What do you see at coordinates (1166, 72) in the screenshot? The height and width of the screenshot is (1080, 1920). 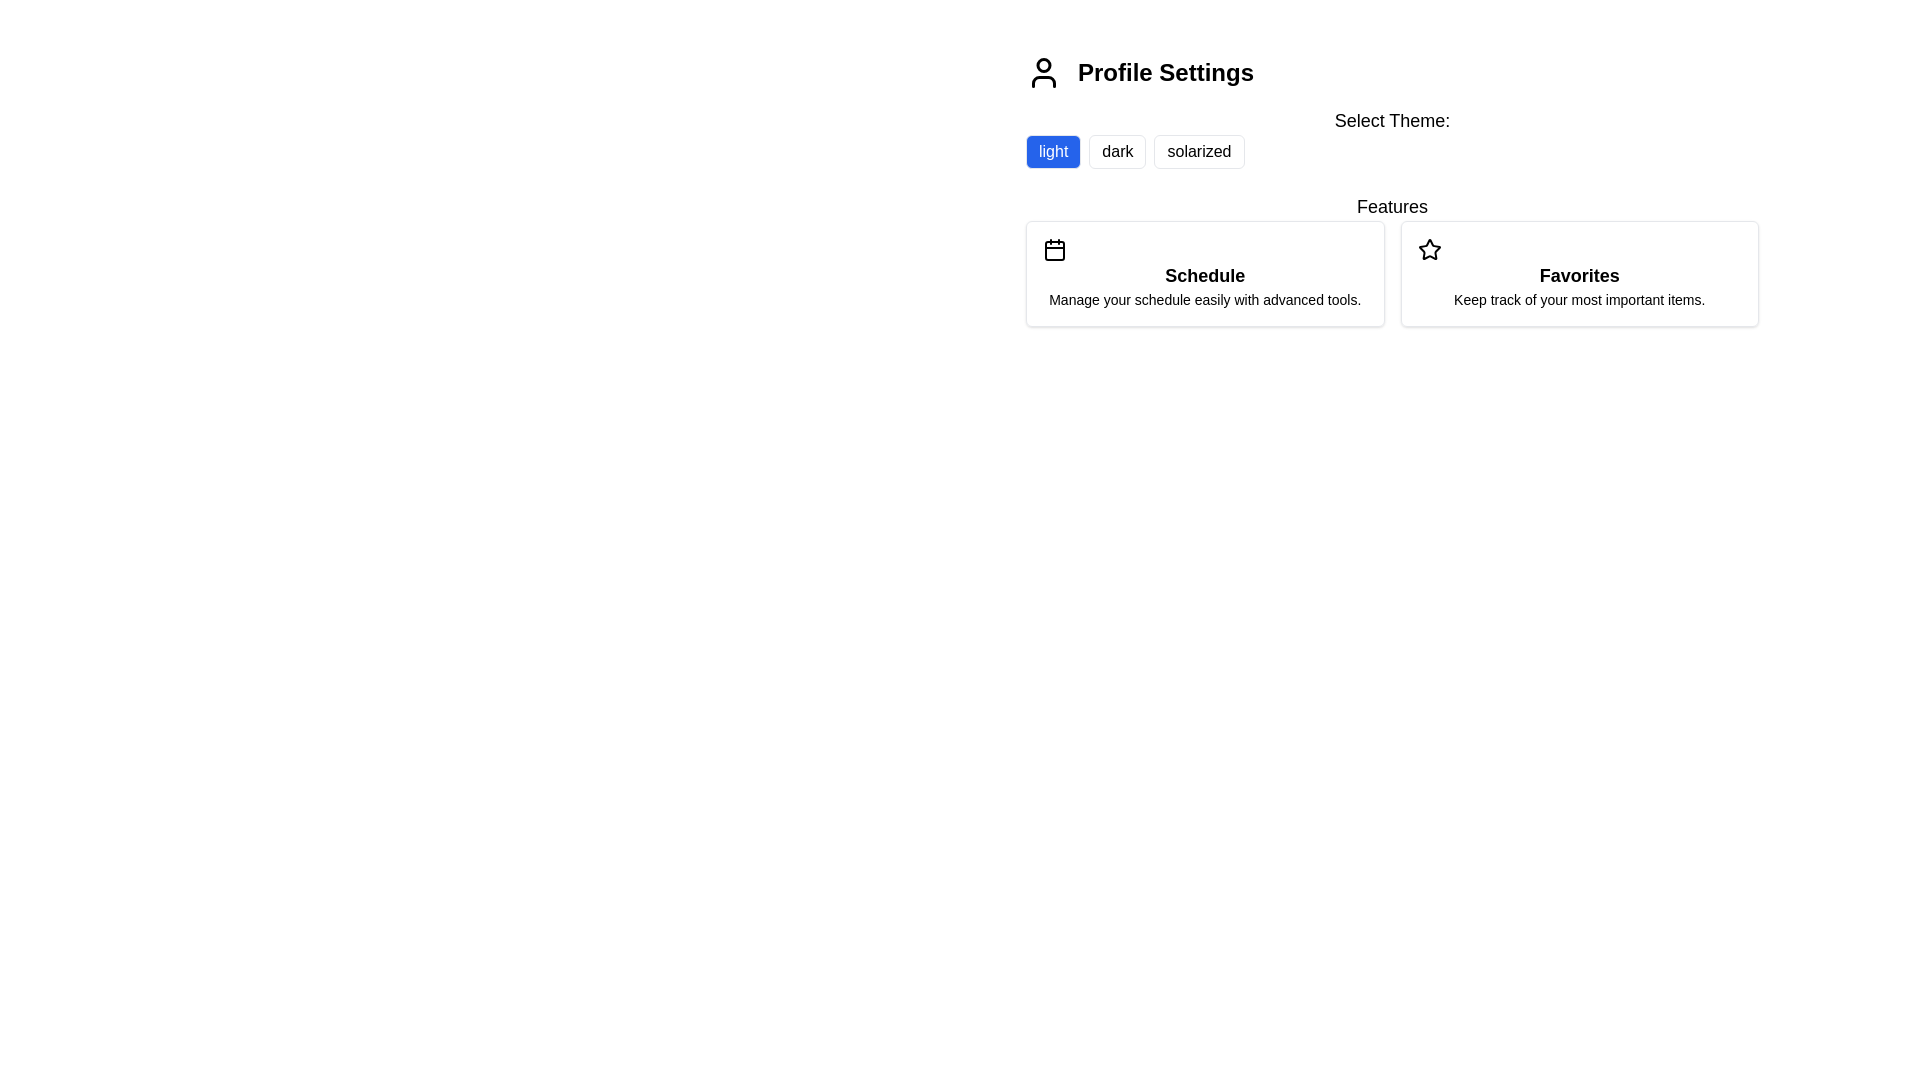 I see `the bold, black text label reading 'Profile Settings', which is styled with a large font size and prominently positioned in the UI, located to the right of the user icon` at bounding box center [1166, 72].